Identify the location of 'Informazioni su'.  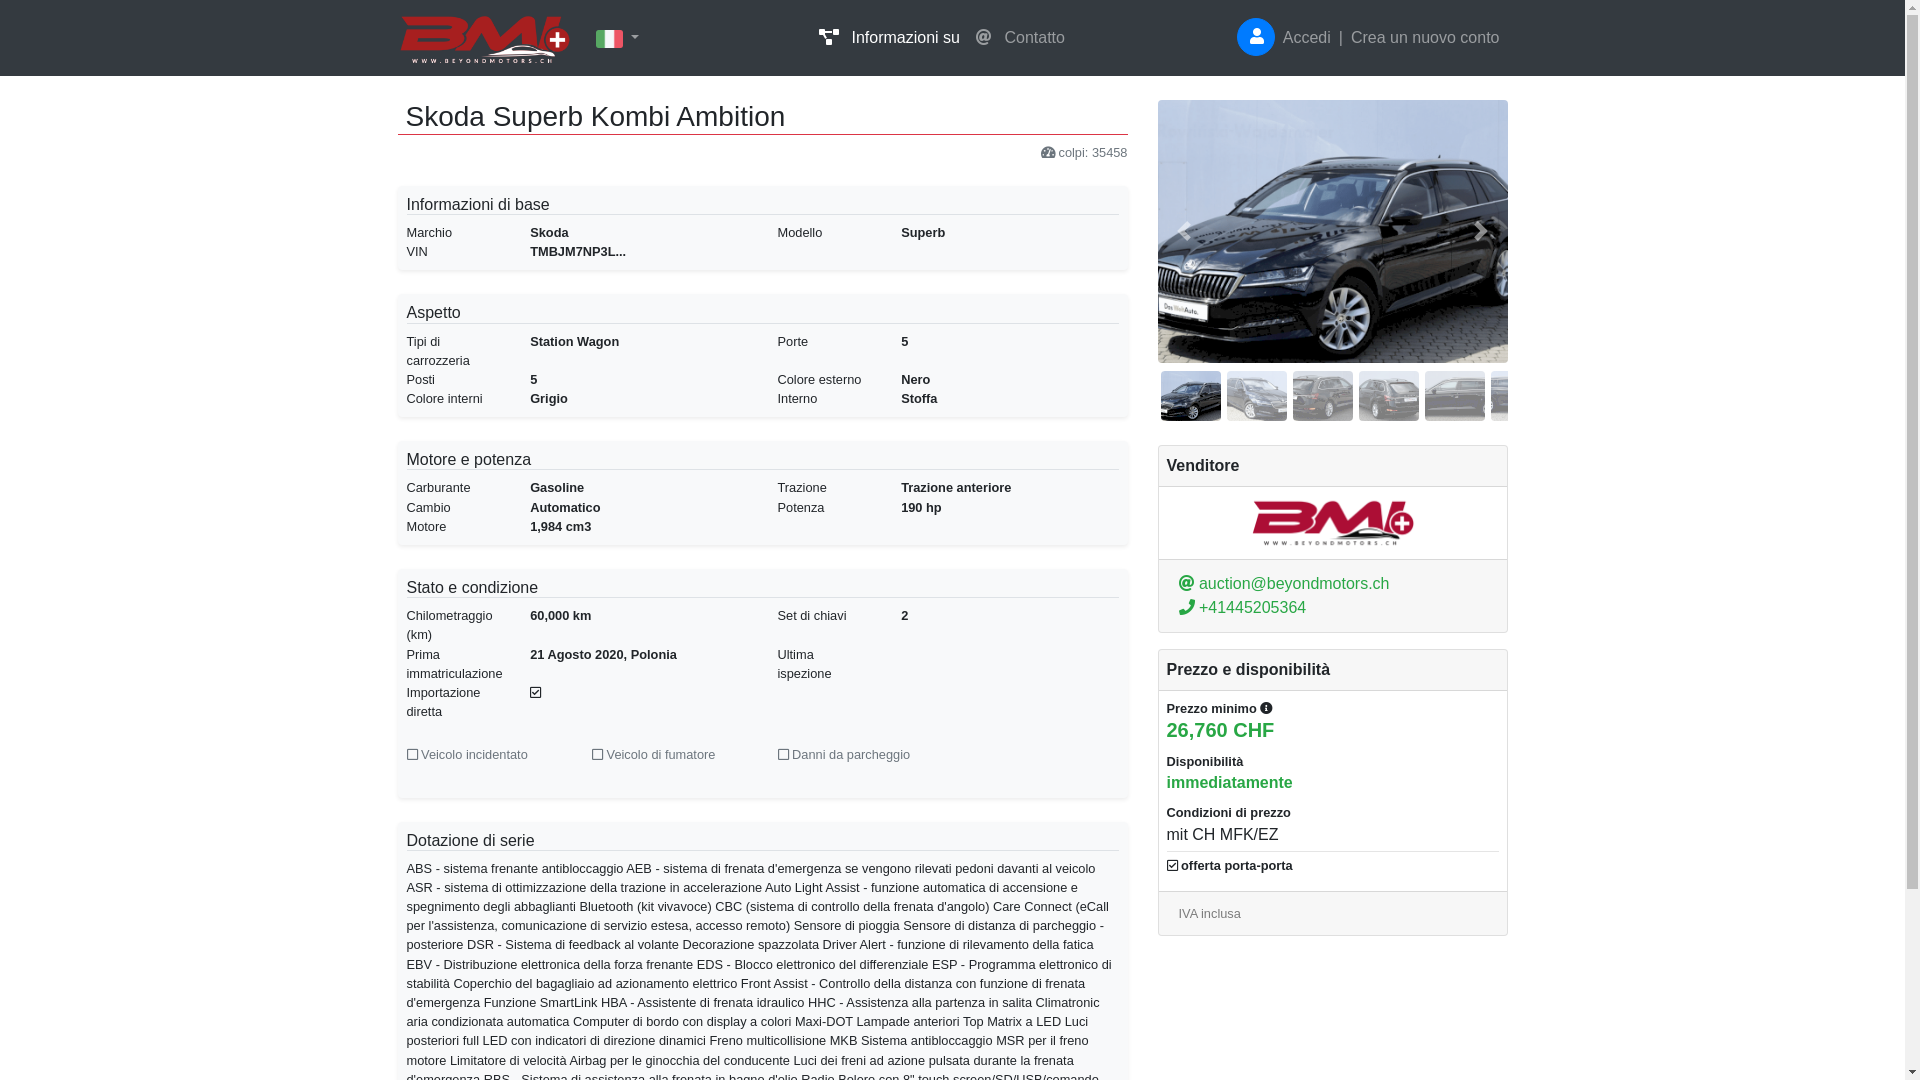
(811, 38).